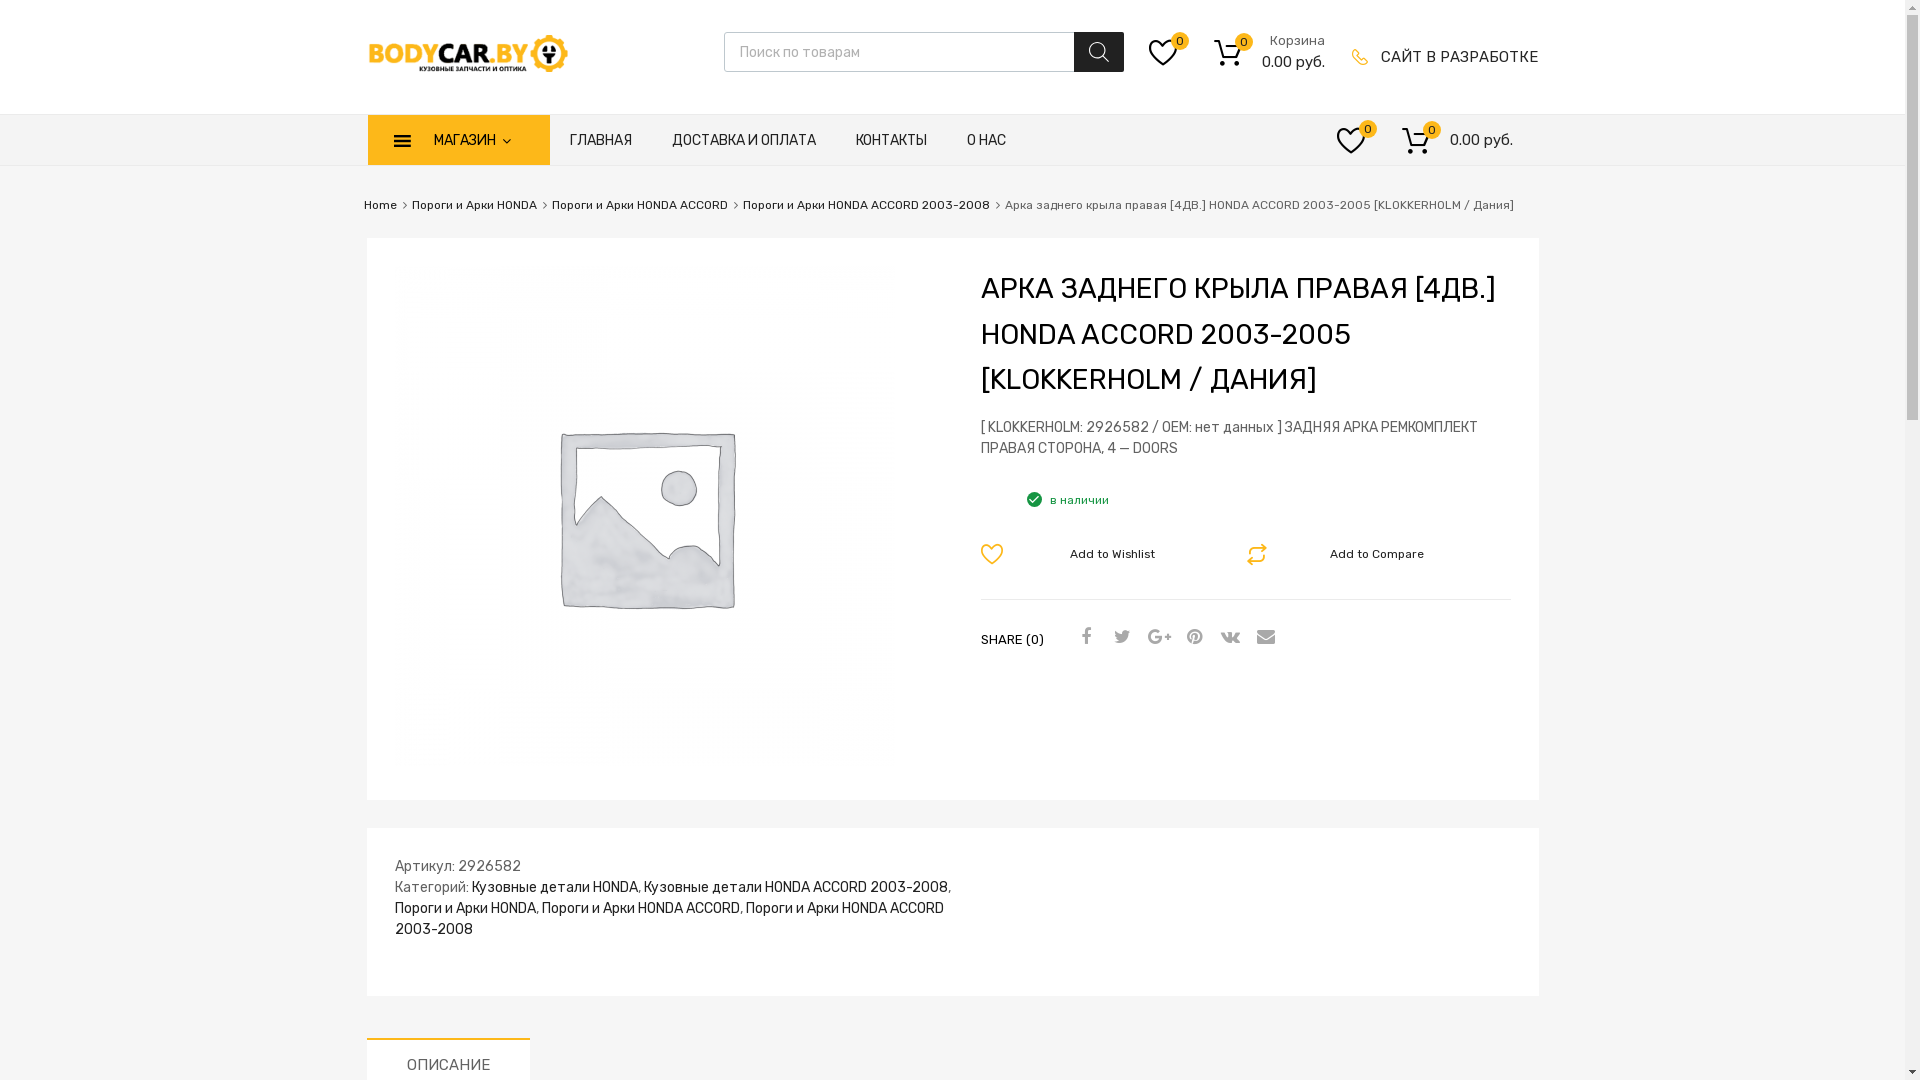  I want to click on 'Share this article on Twitter', so click(1117, 637).